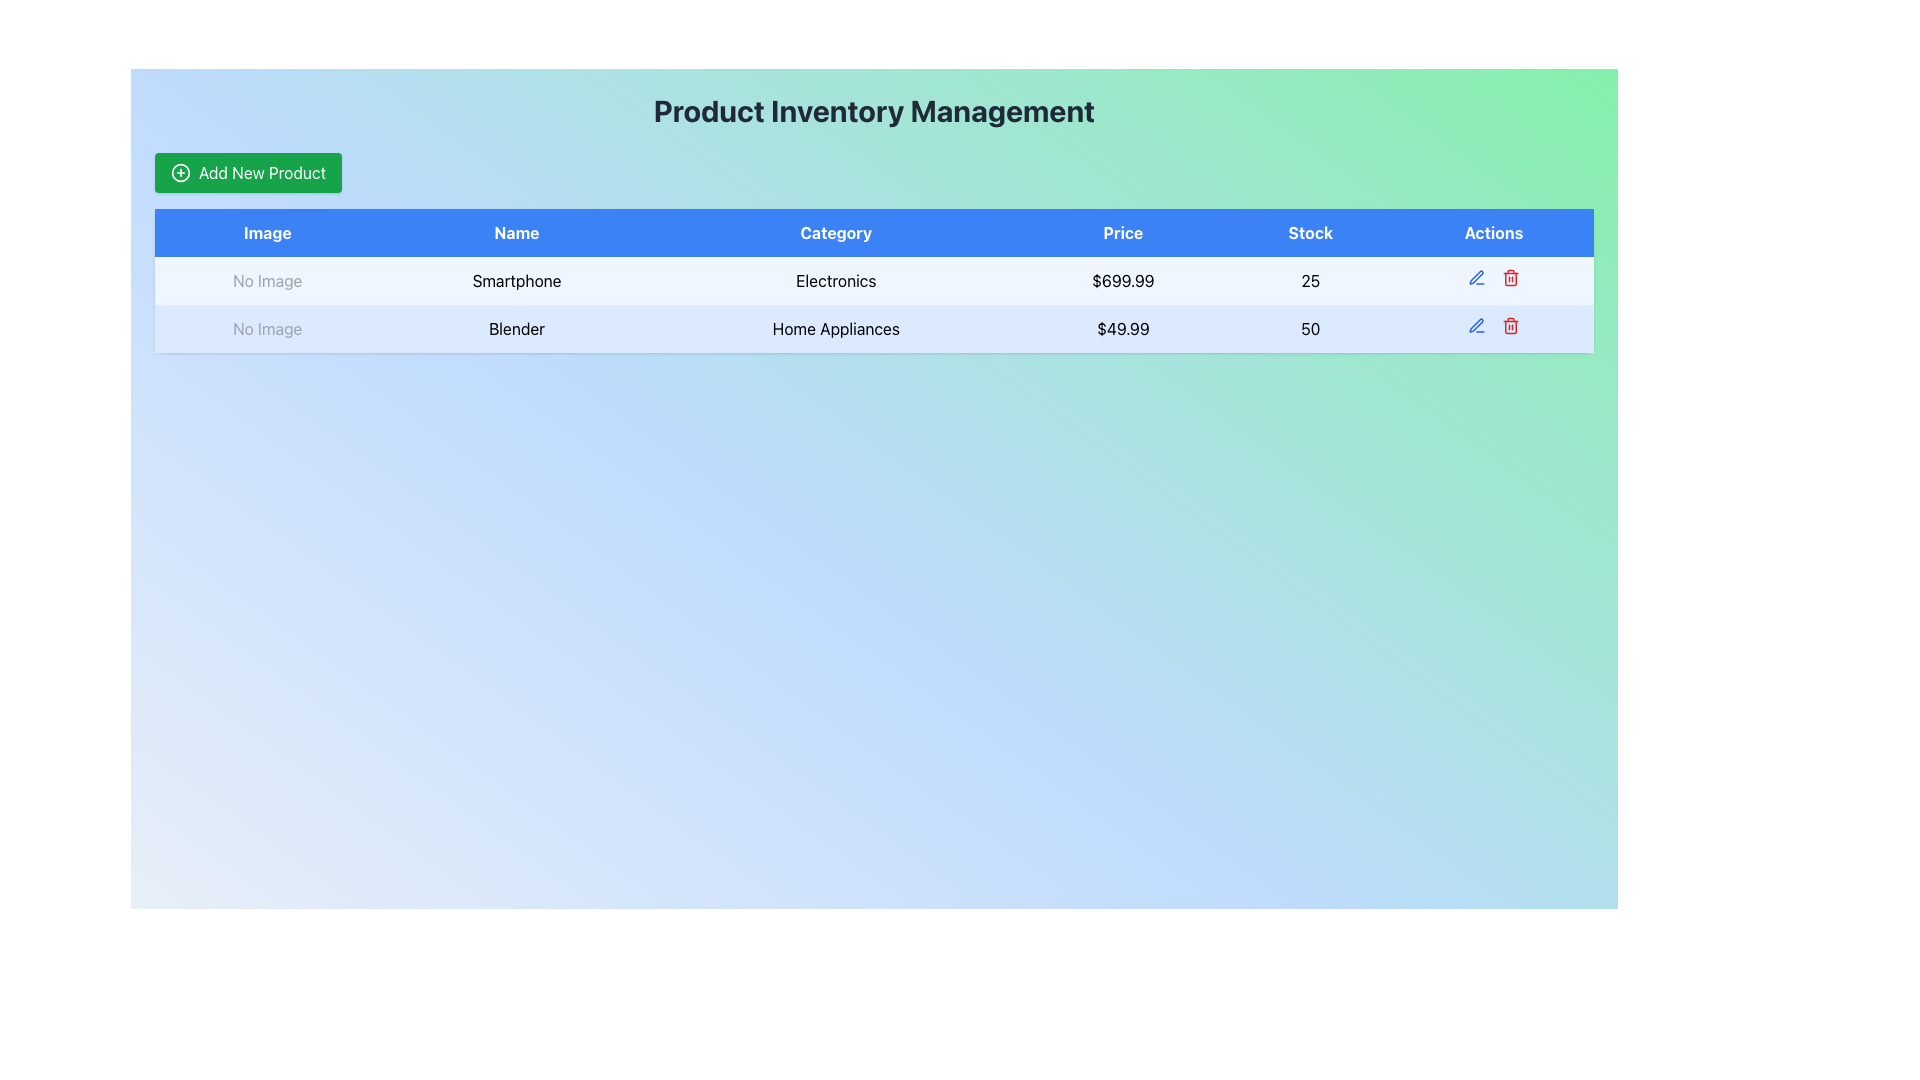 This screenshot has width=1920, height=1080. I want to click on the text element indicating the product name 'Blender' located in the second row of the table under the 'Name' column, next to 'No Image' and 'Home Appliances', so click(517, 327).